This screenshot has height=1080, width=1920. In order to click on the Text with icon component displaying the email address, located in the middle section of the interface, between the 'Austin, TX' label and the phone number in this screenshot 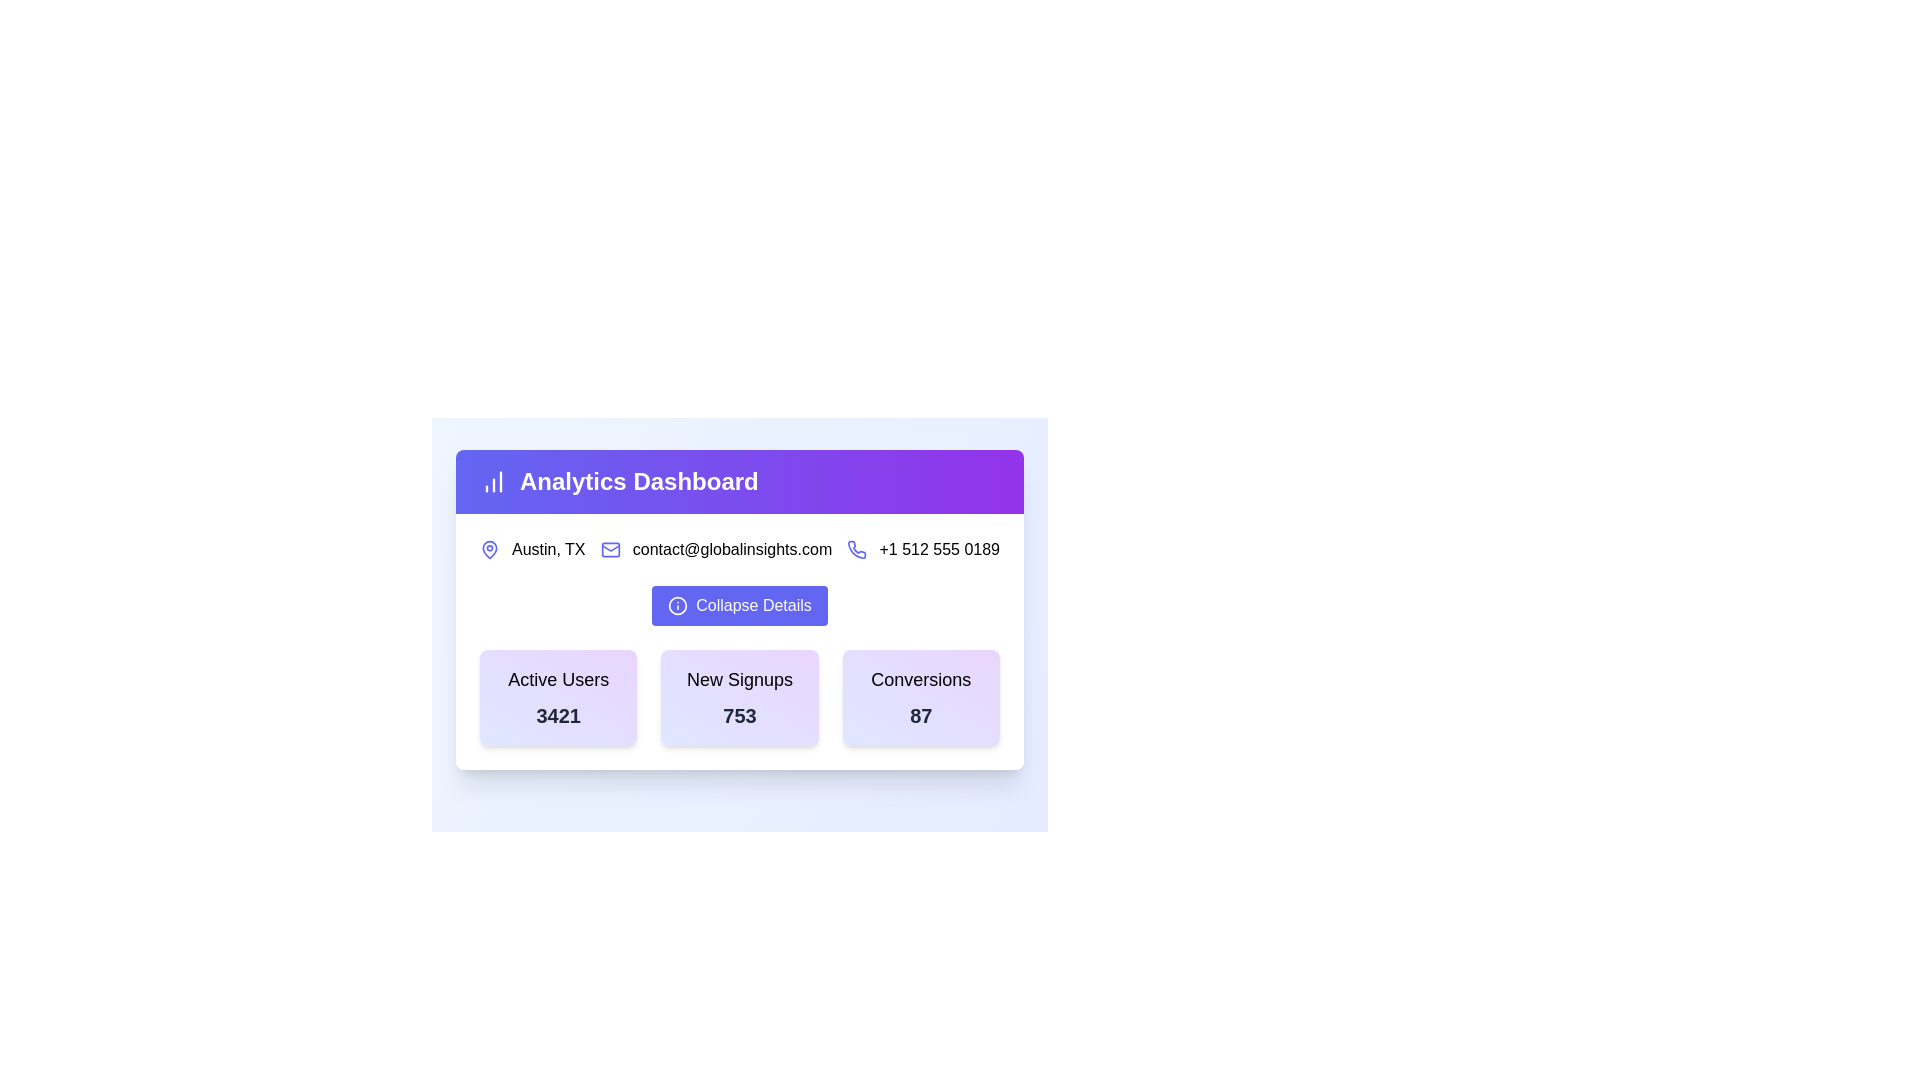, I will do `click(716, 550)`.